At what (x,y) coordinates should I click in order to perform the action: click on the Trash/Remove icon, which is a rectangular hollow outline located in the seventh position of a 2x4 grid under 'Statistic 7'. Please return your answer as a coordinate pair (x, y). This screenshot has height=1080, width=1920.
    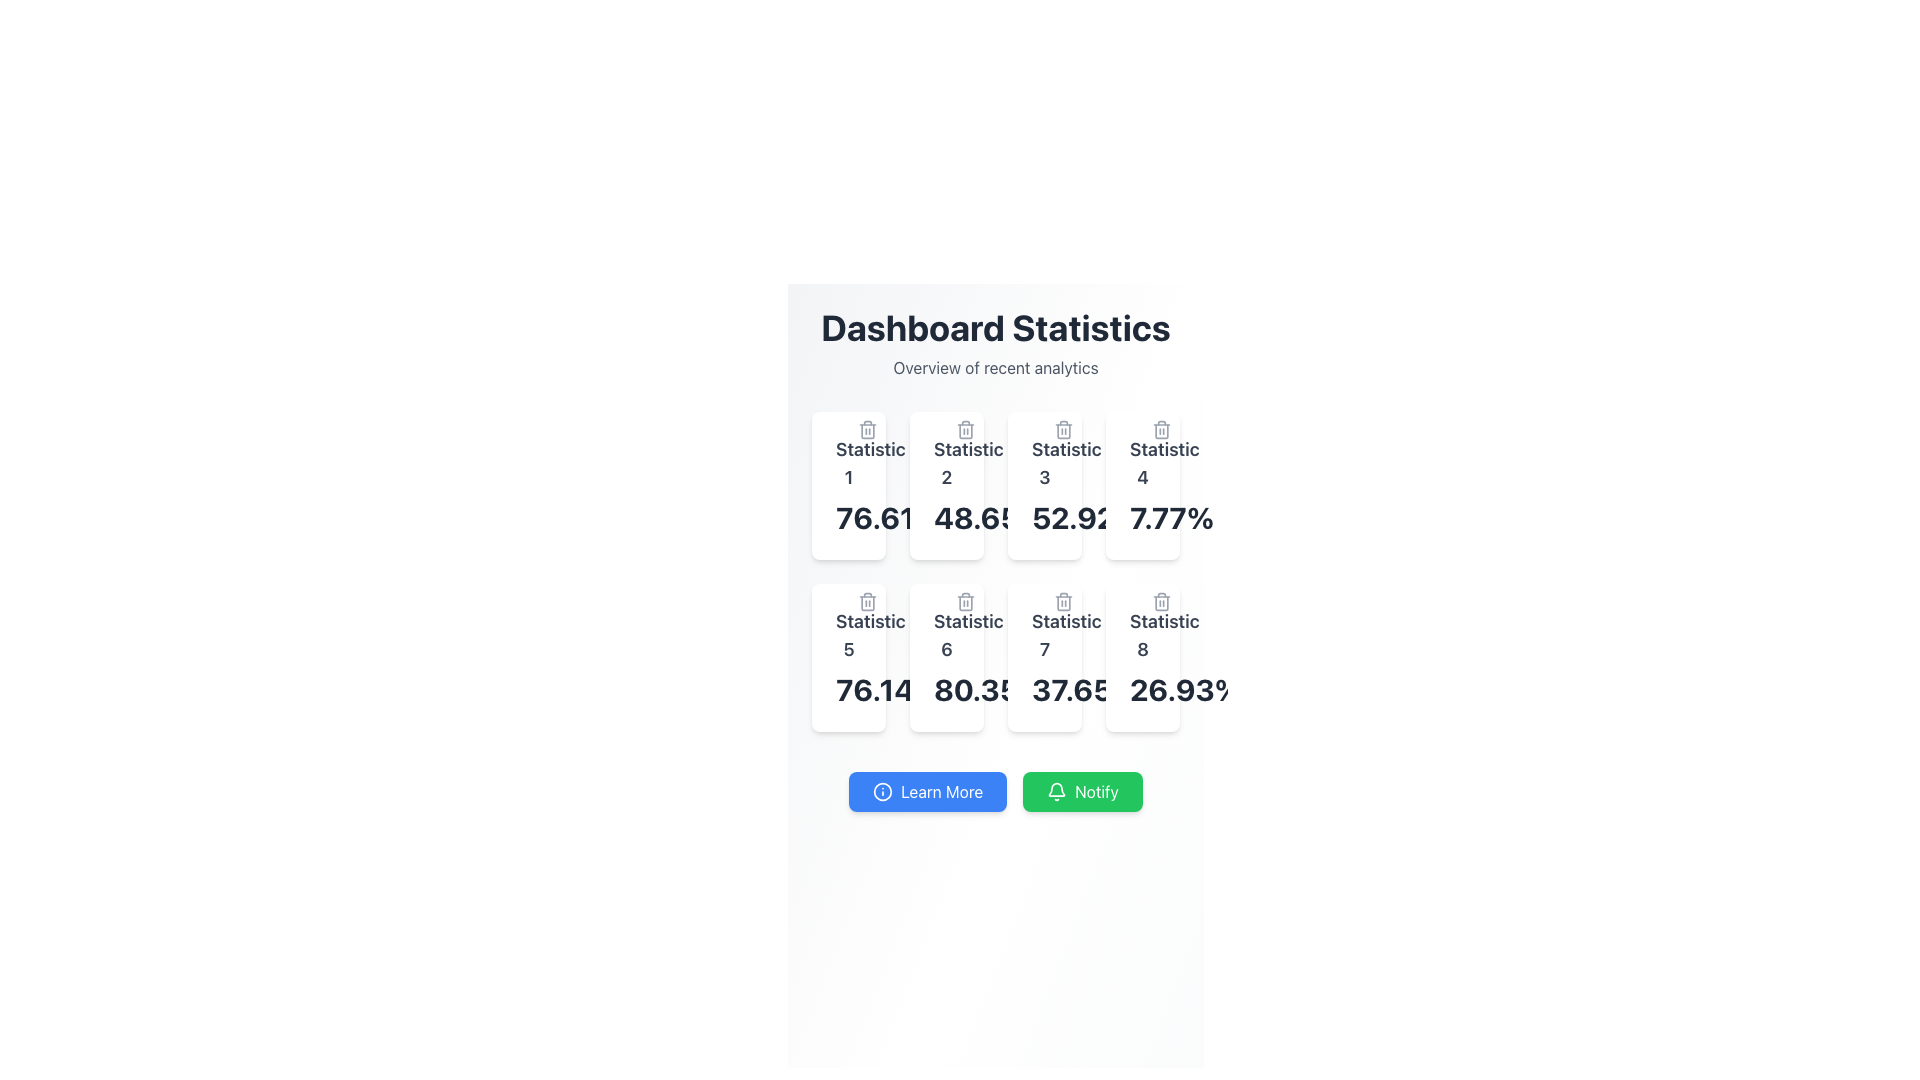
    Looking at the image, I should click on (1063, 601).